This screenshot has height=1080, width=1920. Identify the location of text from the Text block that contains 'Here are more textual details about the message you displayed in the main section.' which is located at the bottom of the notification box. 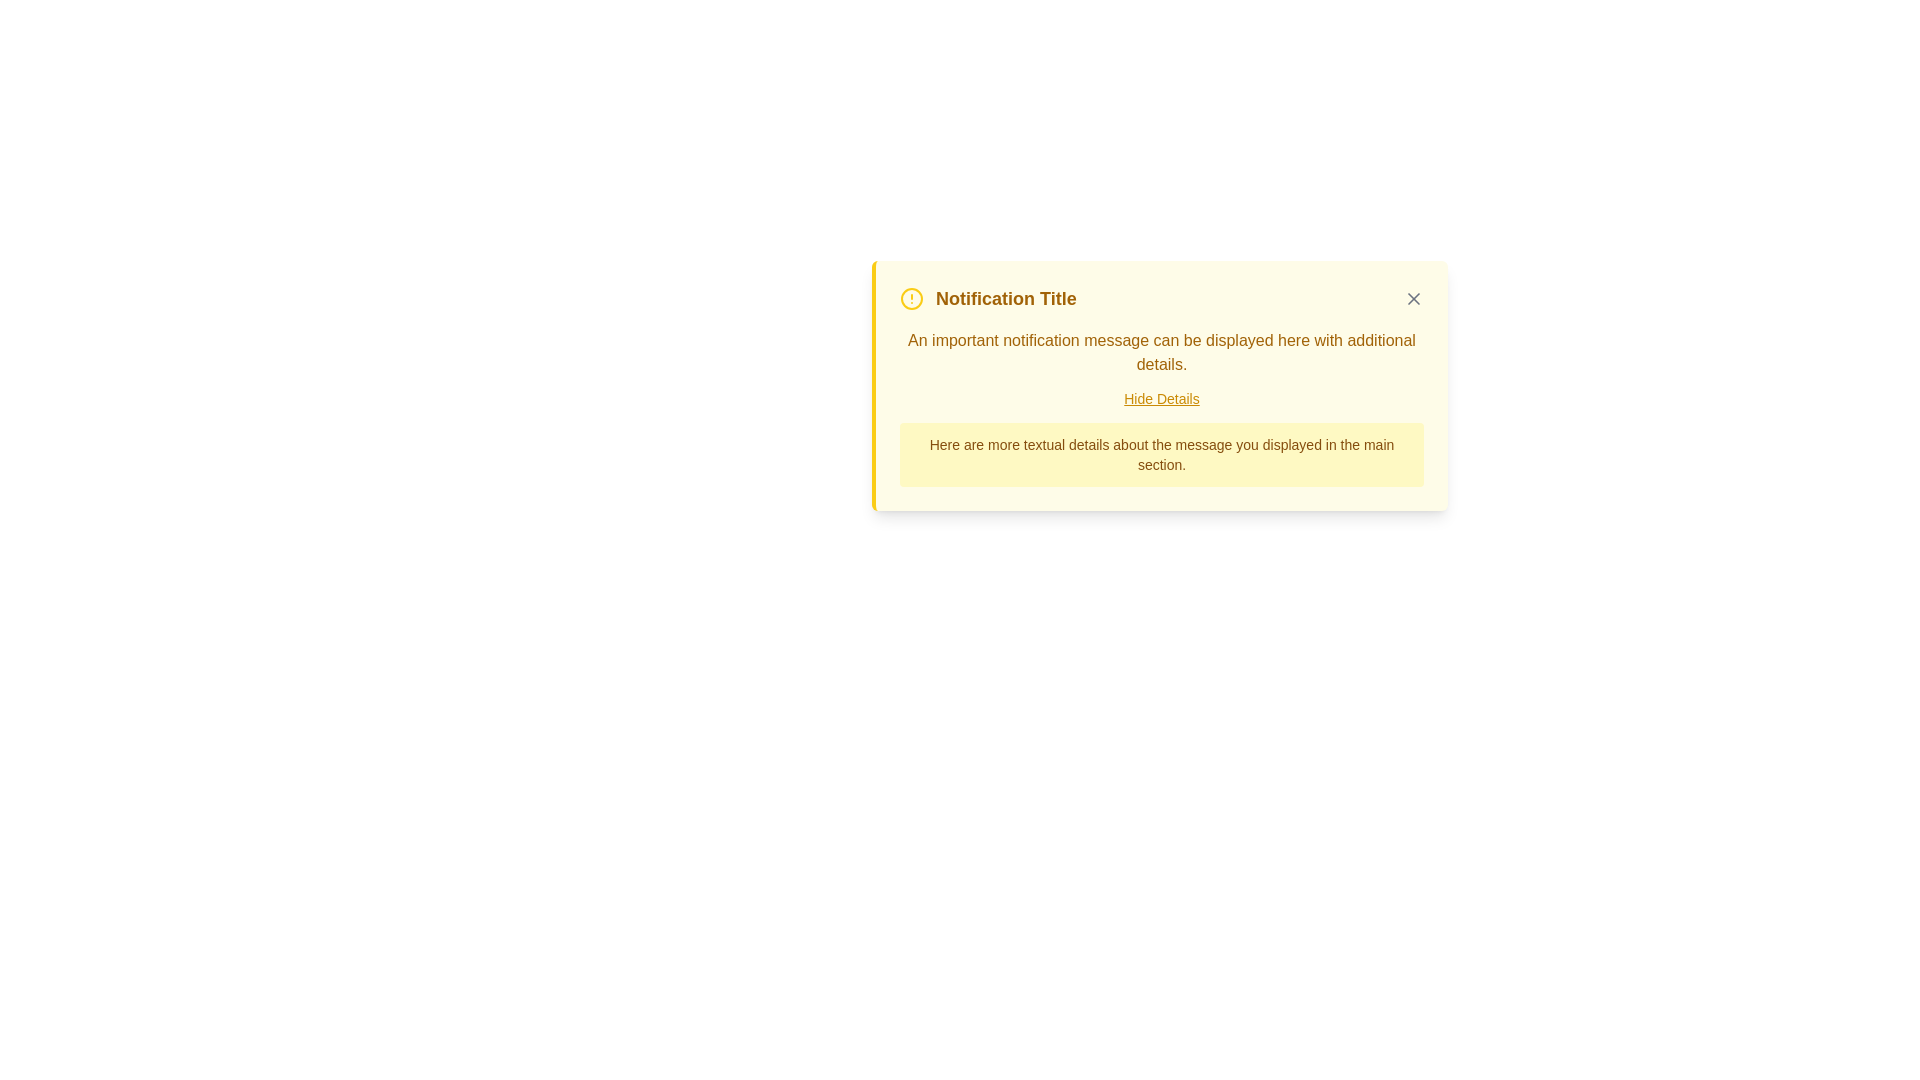
(1161, 455).